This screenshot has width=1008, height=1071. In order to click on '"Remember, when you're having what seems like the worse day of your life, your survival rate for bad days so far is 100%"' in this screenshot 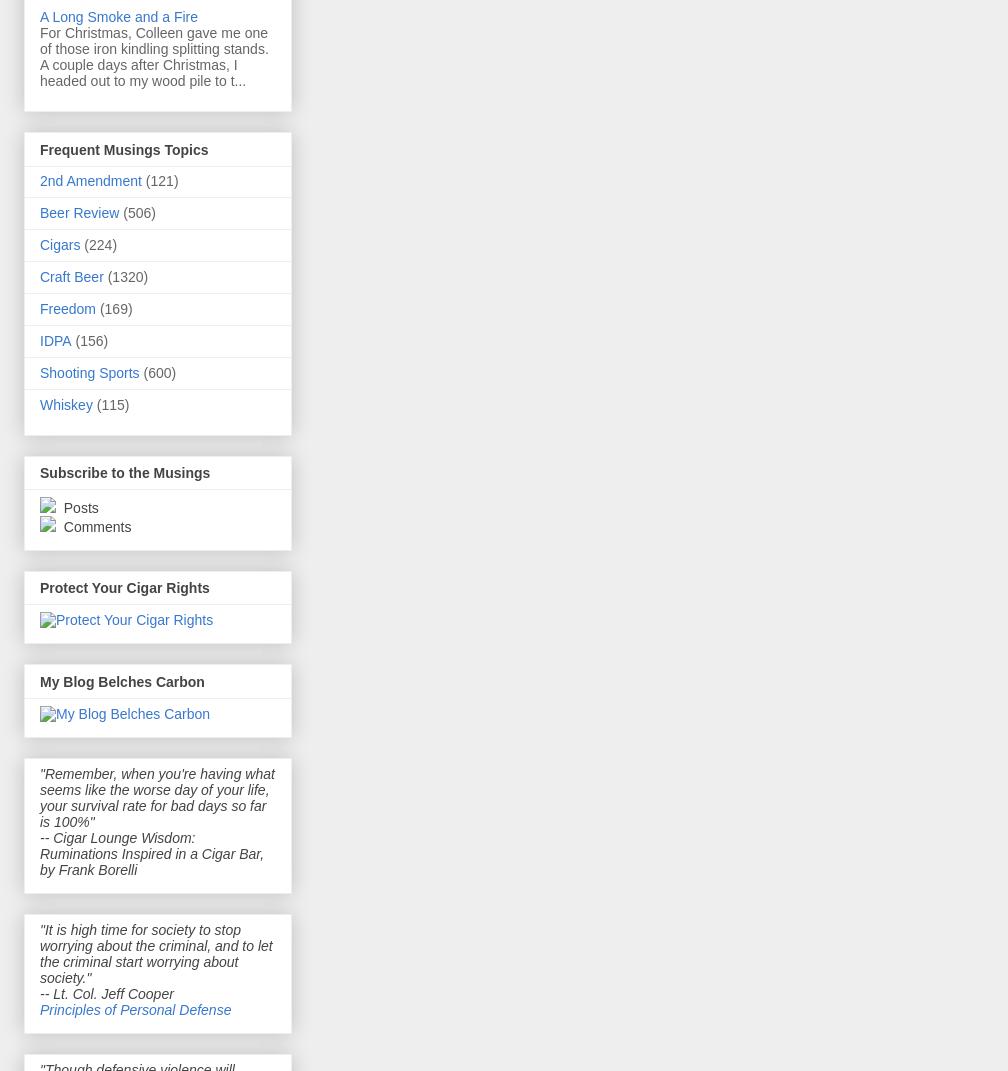, I will do `click(40, 796)`.